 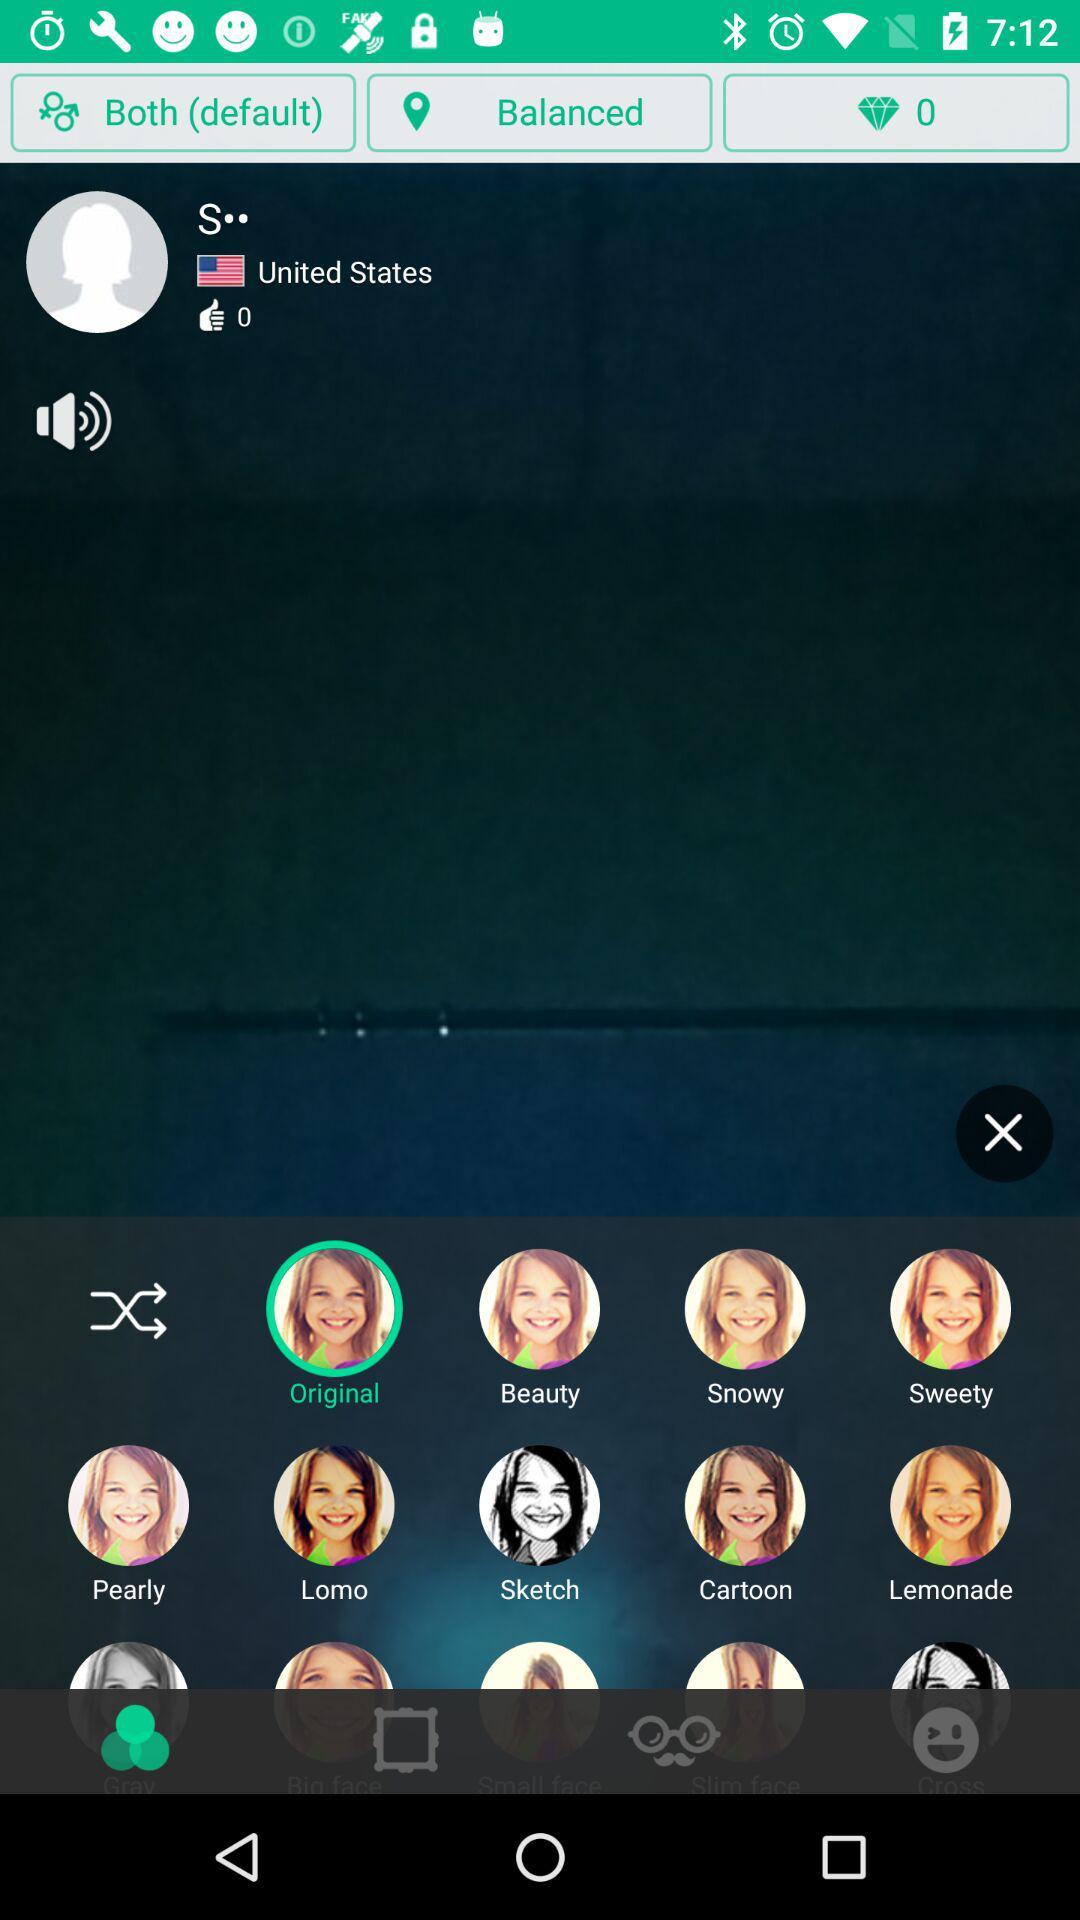 What do you see at coordinates (1004, 1133) in the screenshot?
I see `the close icon` at bounding box center [1004, 1133].